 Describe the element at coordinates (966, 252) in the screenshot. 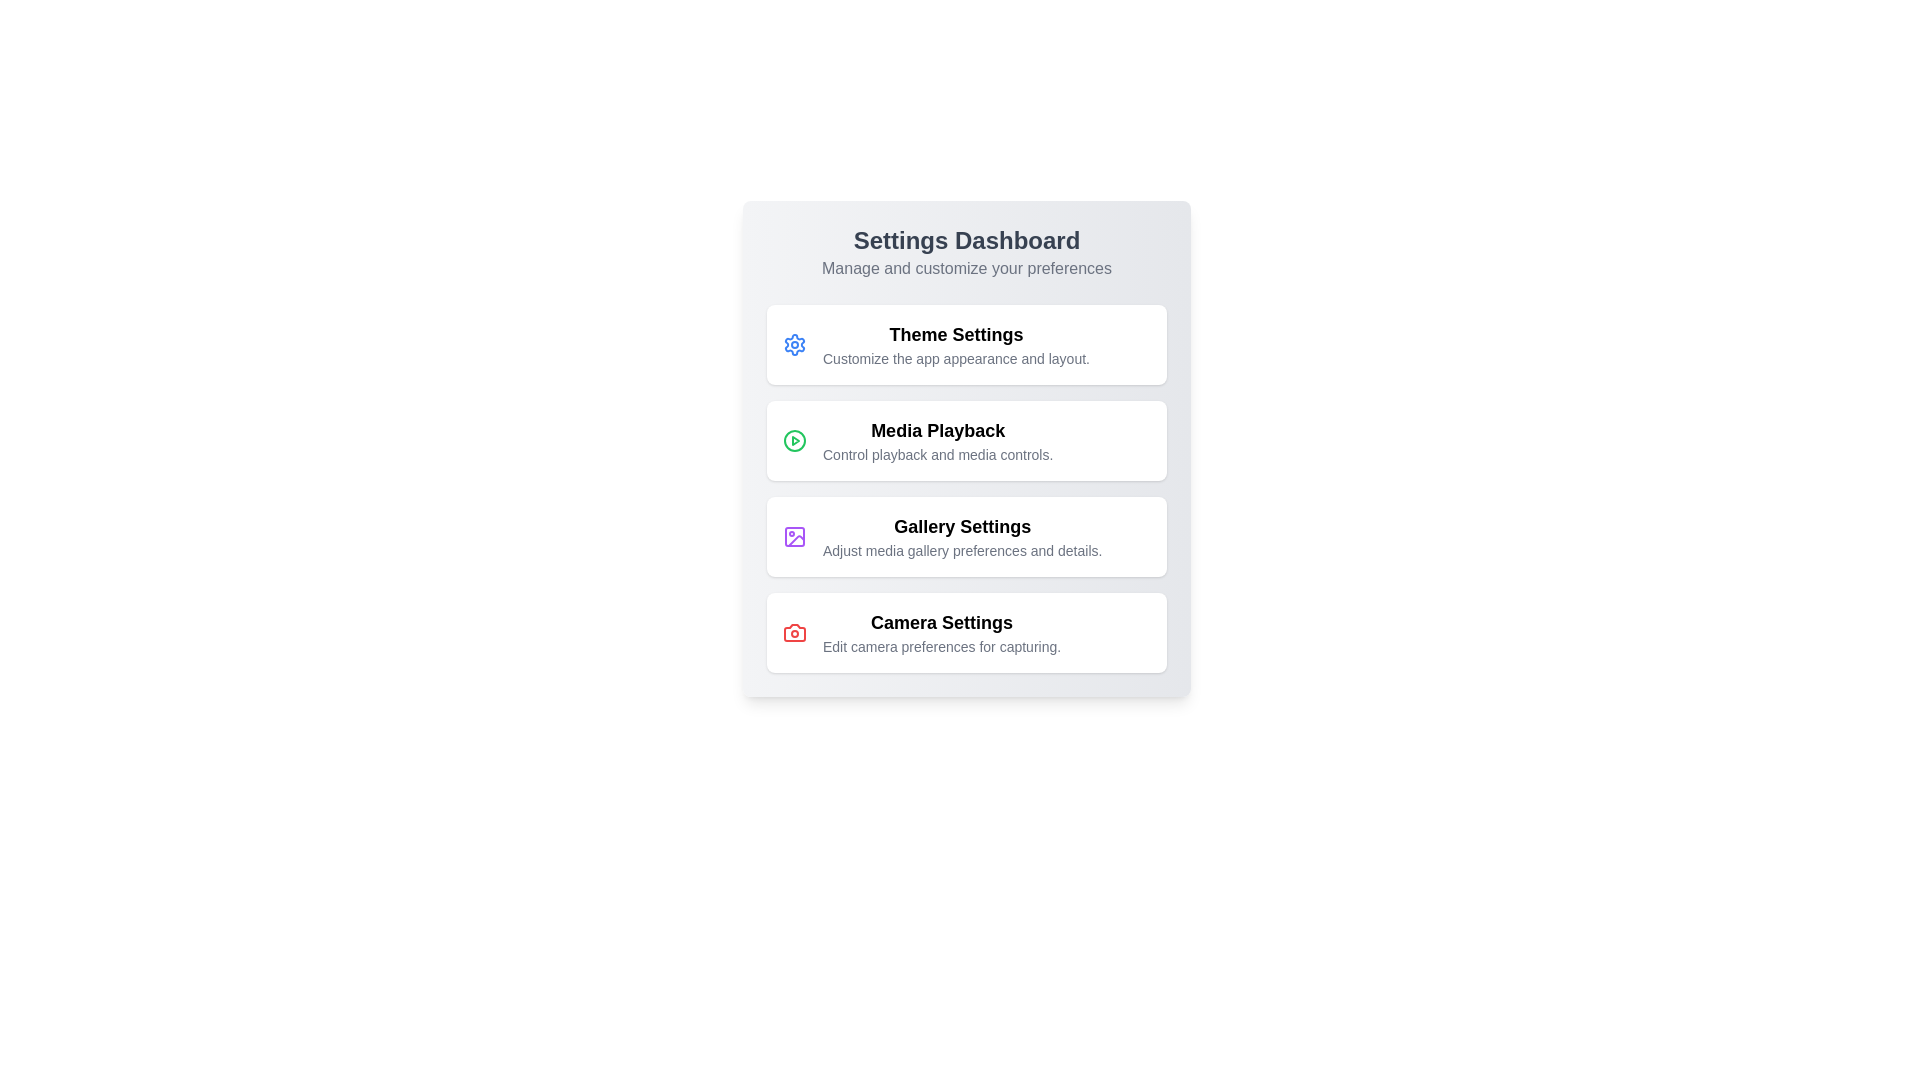

I see `the textual heading with subtitle at the top of the settings dashboard card, which provides an overview of its purpose` at that location.